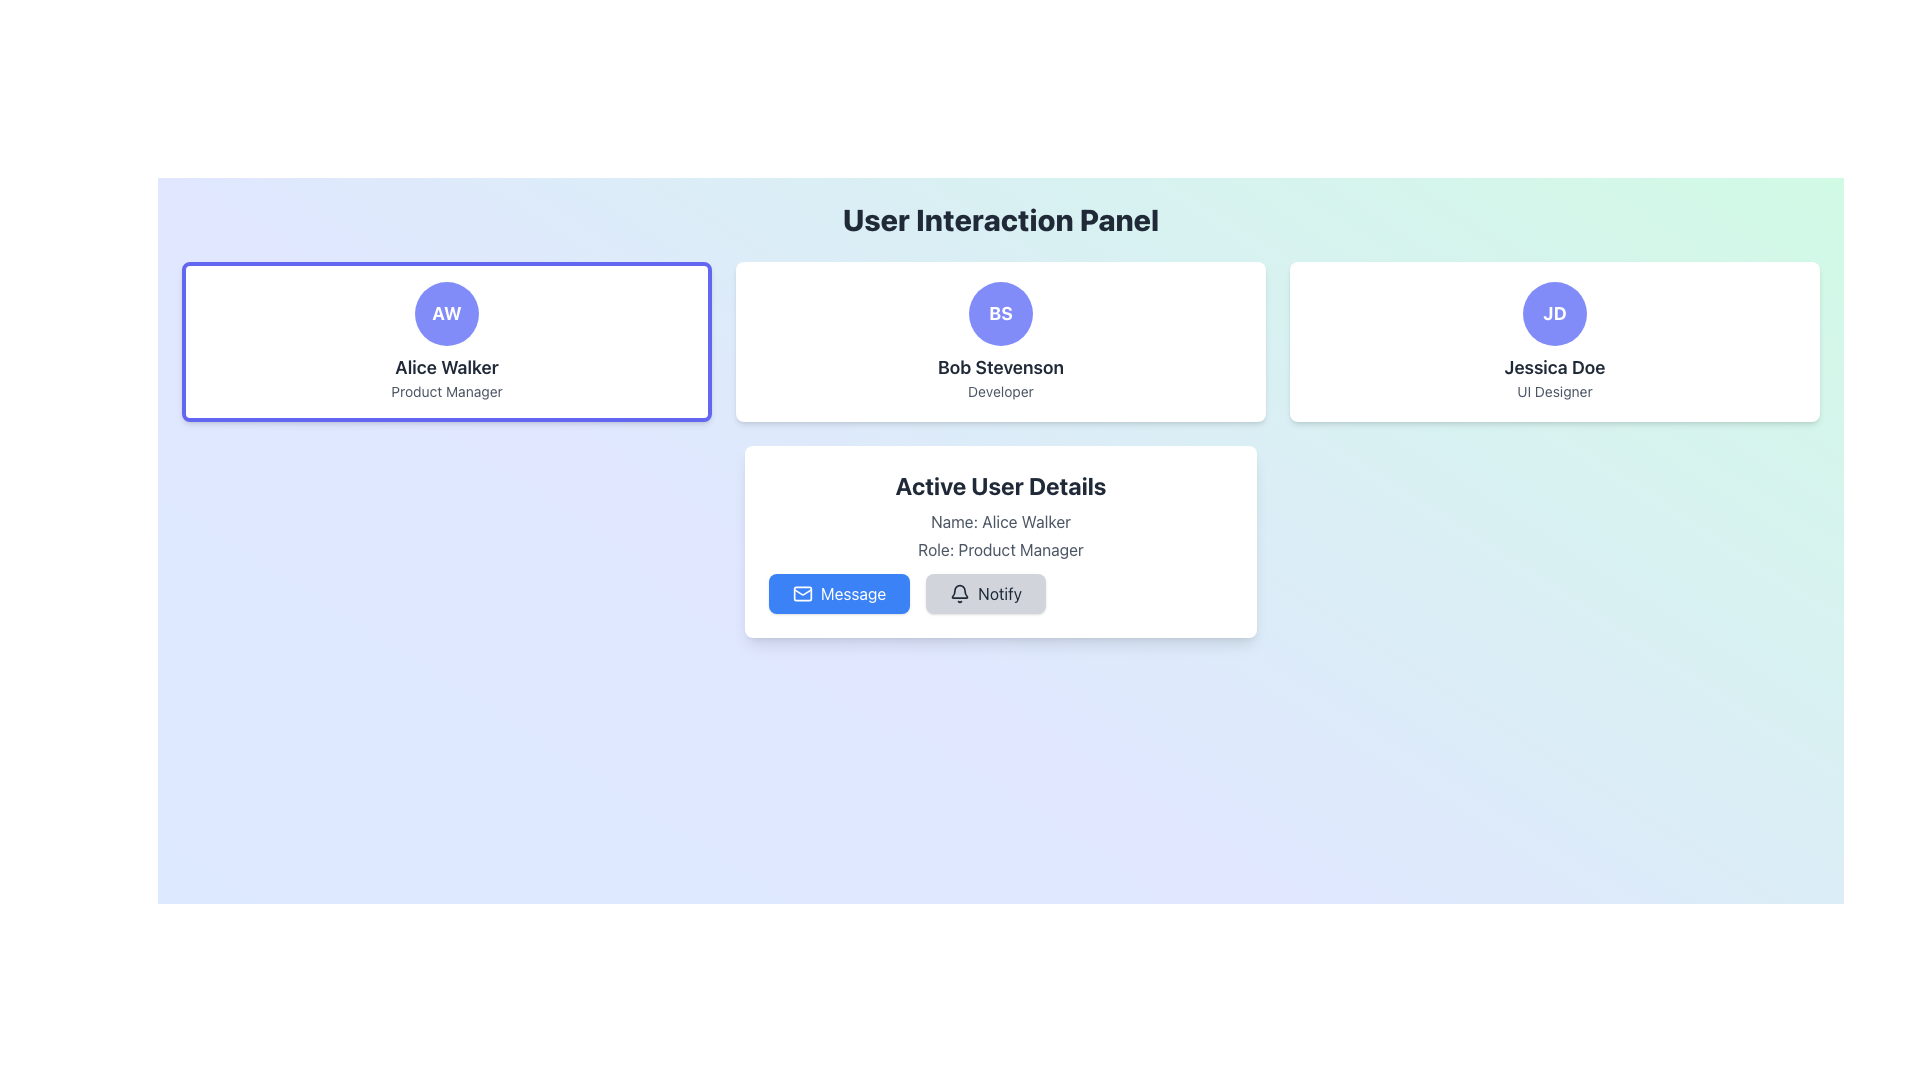  Describe the element at coordinates (1001, 550) in the screenshot. I see `the static text label displaying 'Role: Product Manager', which is styled in gray and located in the third row of the details card, centered horizontally below 'Name: Alice Walker' and above the action buttons` at that location.